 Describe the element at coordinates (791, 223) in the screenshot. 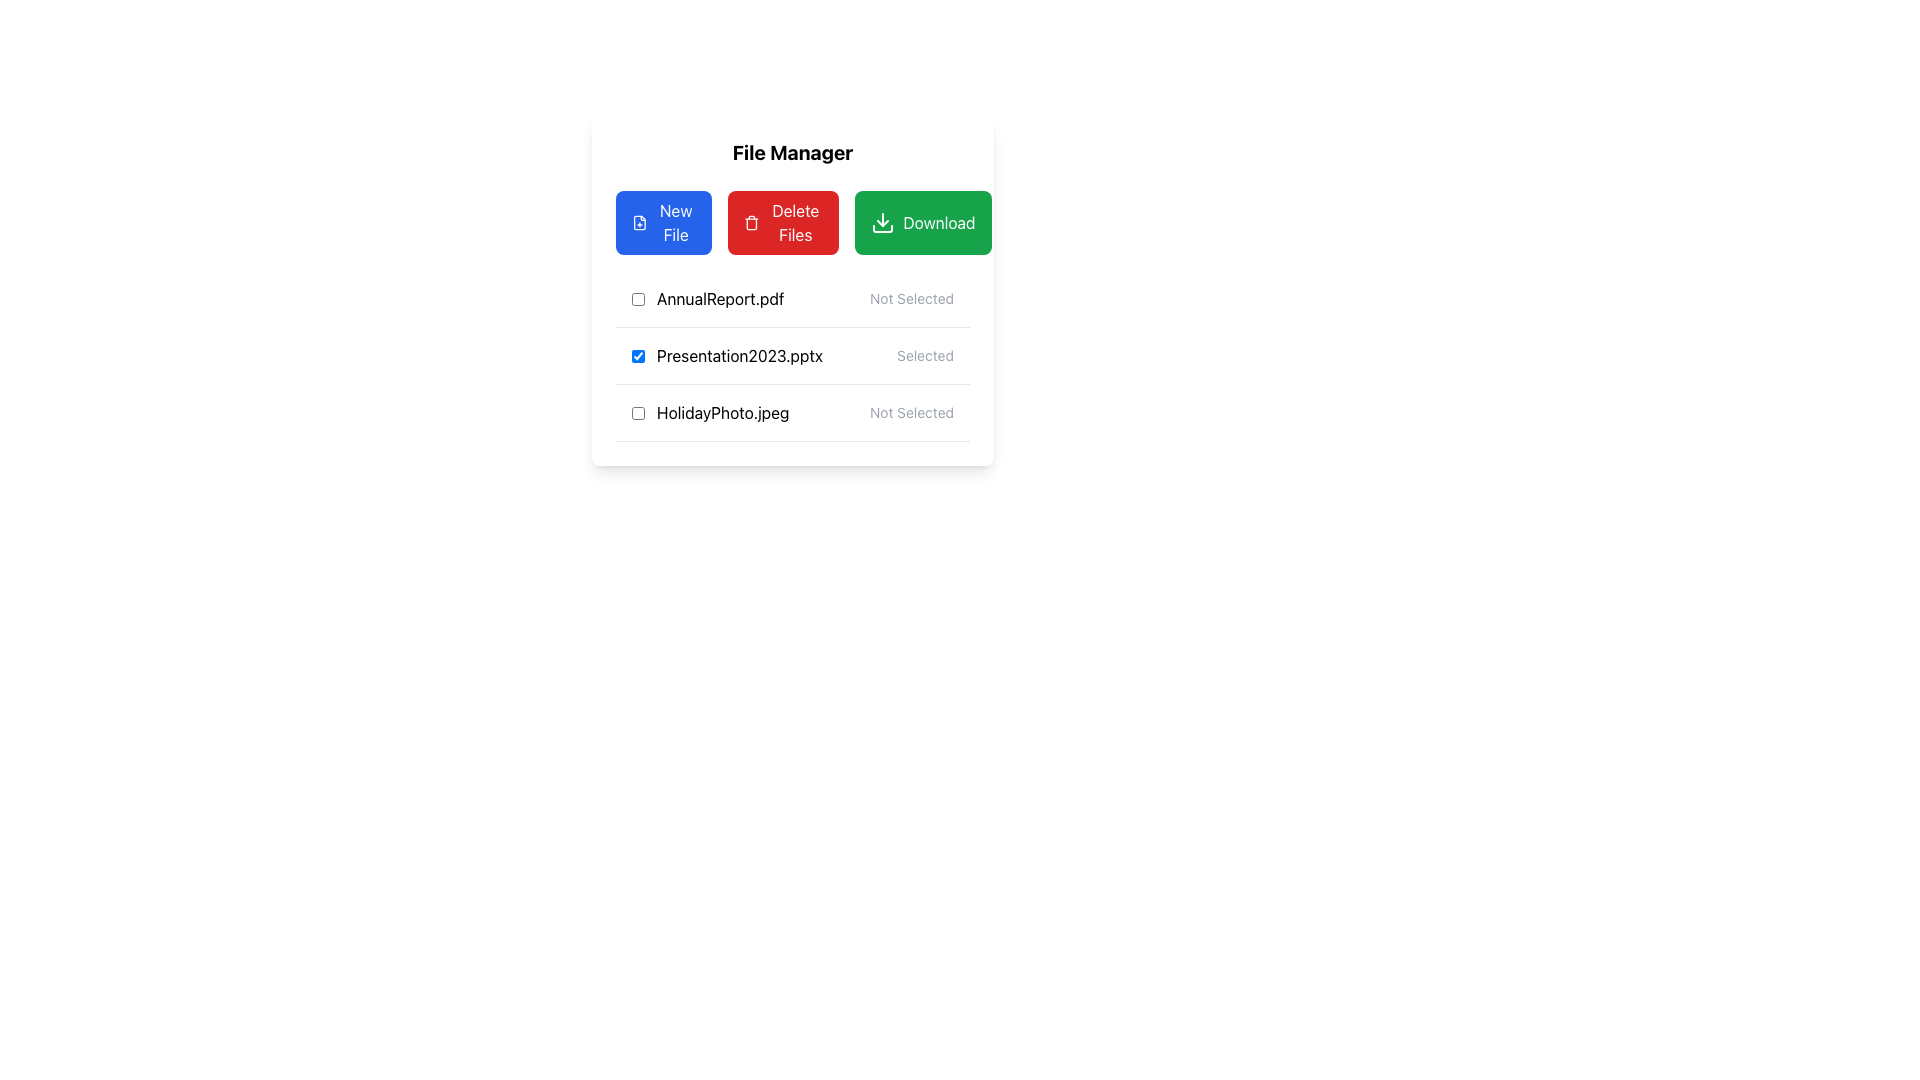

I see `the 'Delete Files' button in the button group for file management actions located below the title 'File Manager'` at that location.